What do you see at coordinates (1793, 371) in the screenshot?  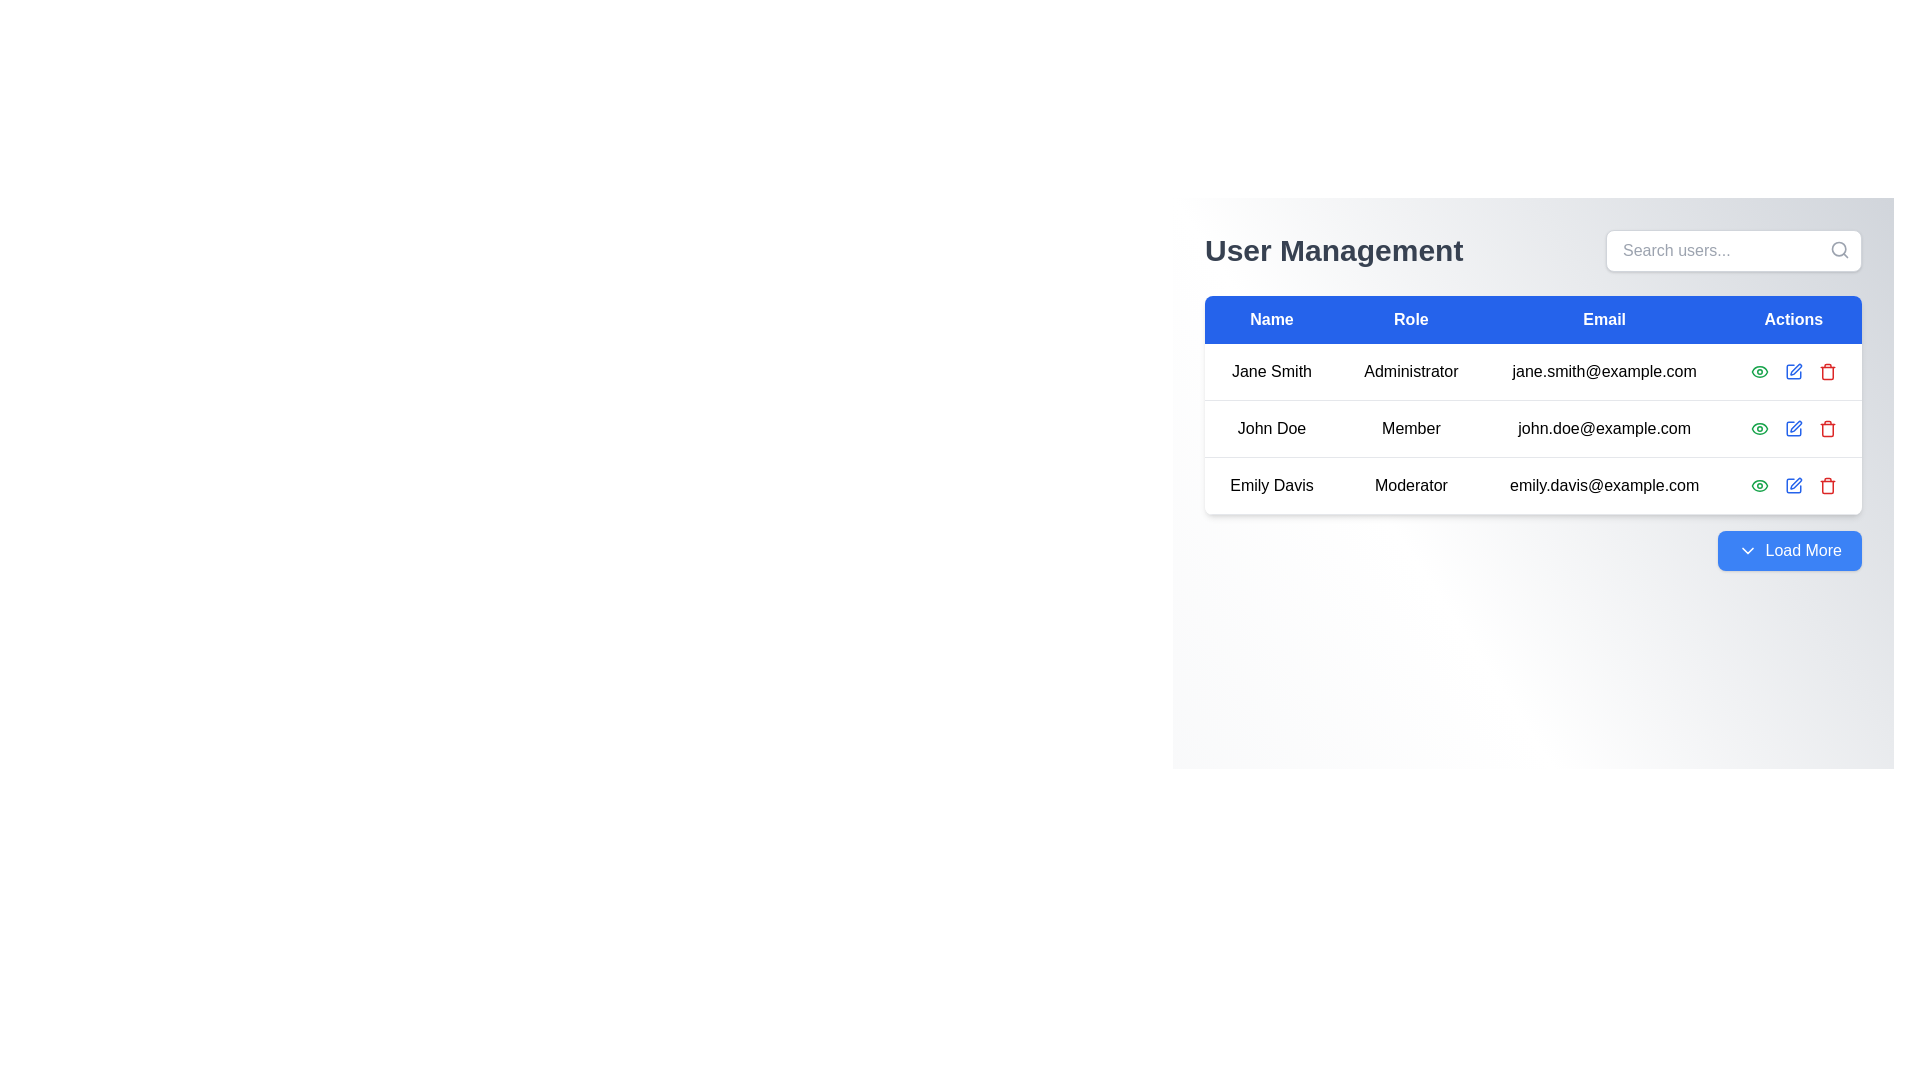 I see `the edit icon in the rightmost column of the first row in the user management table to initiate the edit functionality` at bounding box center [1793, 371].